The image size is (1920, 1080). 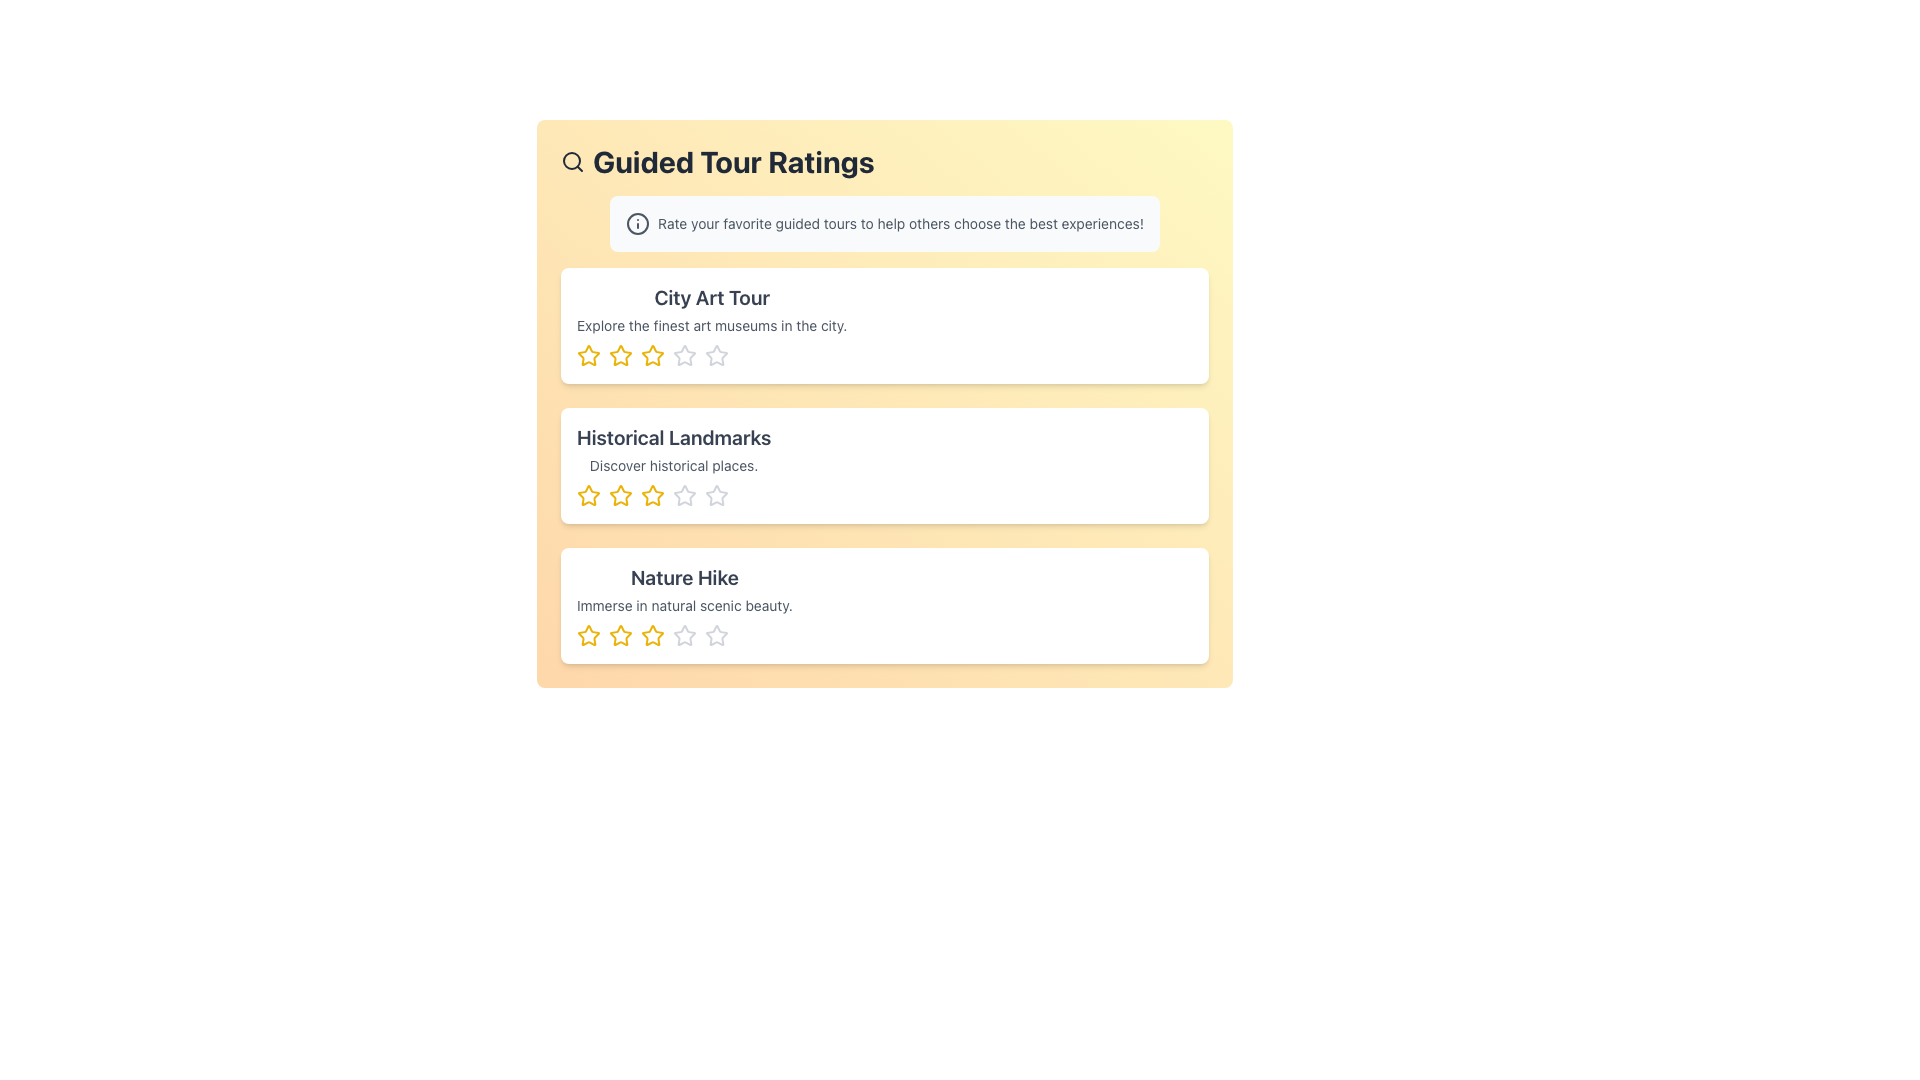 What do you see at coordinates (588, 354) in the screenshot?
I see `the first interactive rating star with a hollow center and yellow outline in the 'City Art Tour' section` at bounding box center [588, 354].